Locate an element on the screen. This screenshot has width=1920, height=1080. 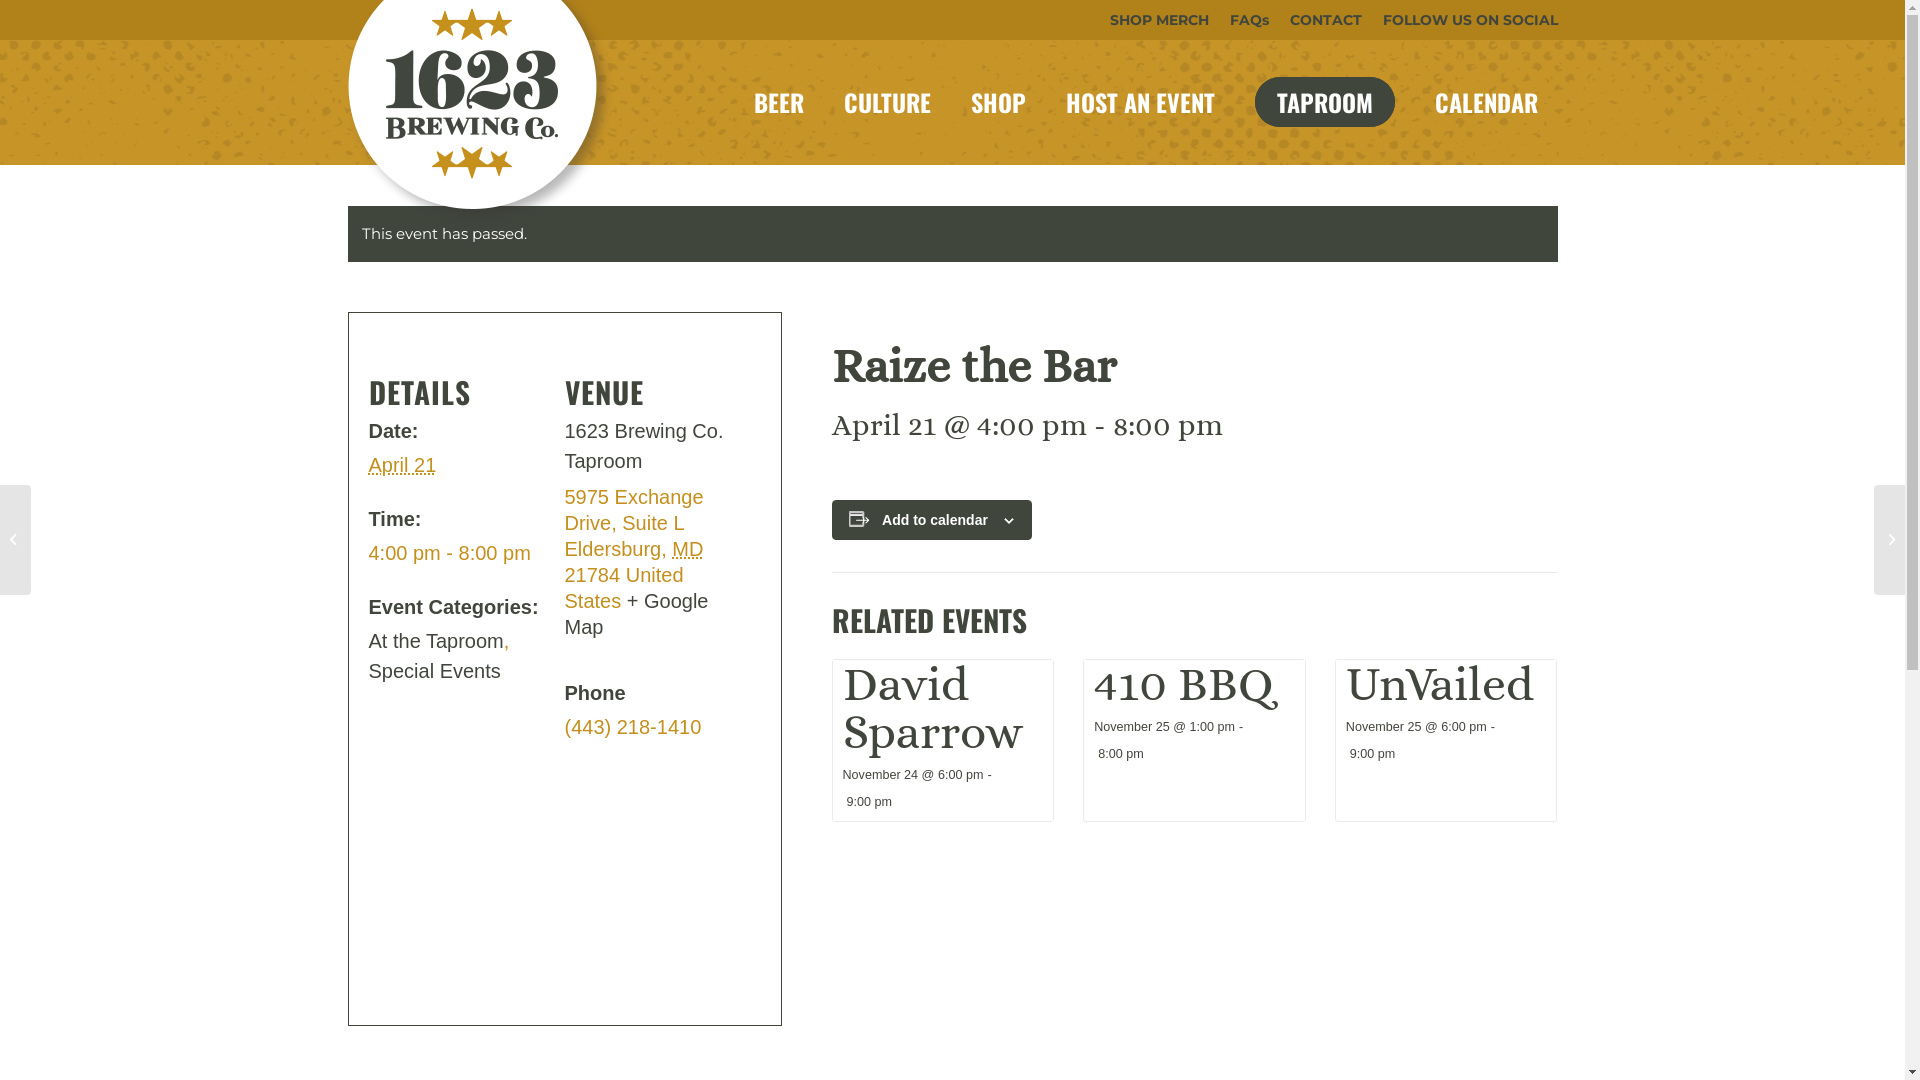
'SHOP' is located at coordinates (997, 101).